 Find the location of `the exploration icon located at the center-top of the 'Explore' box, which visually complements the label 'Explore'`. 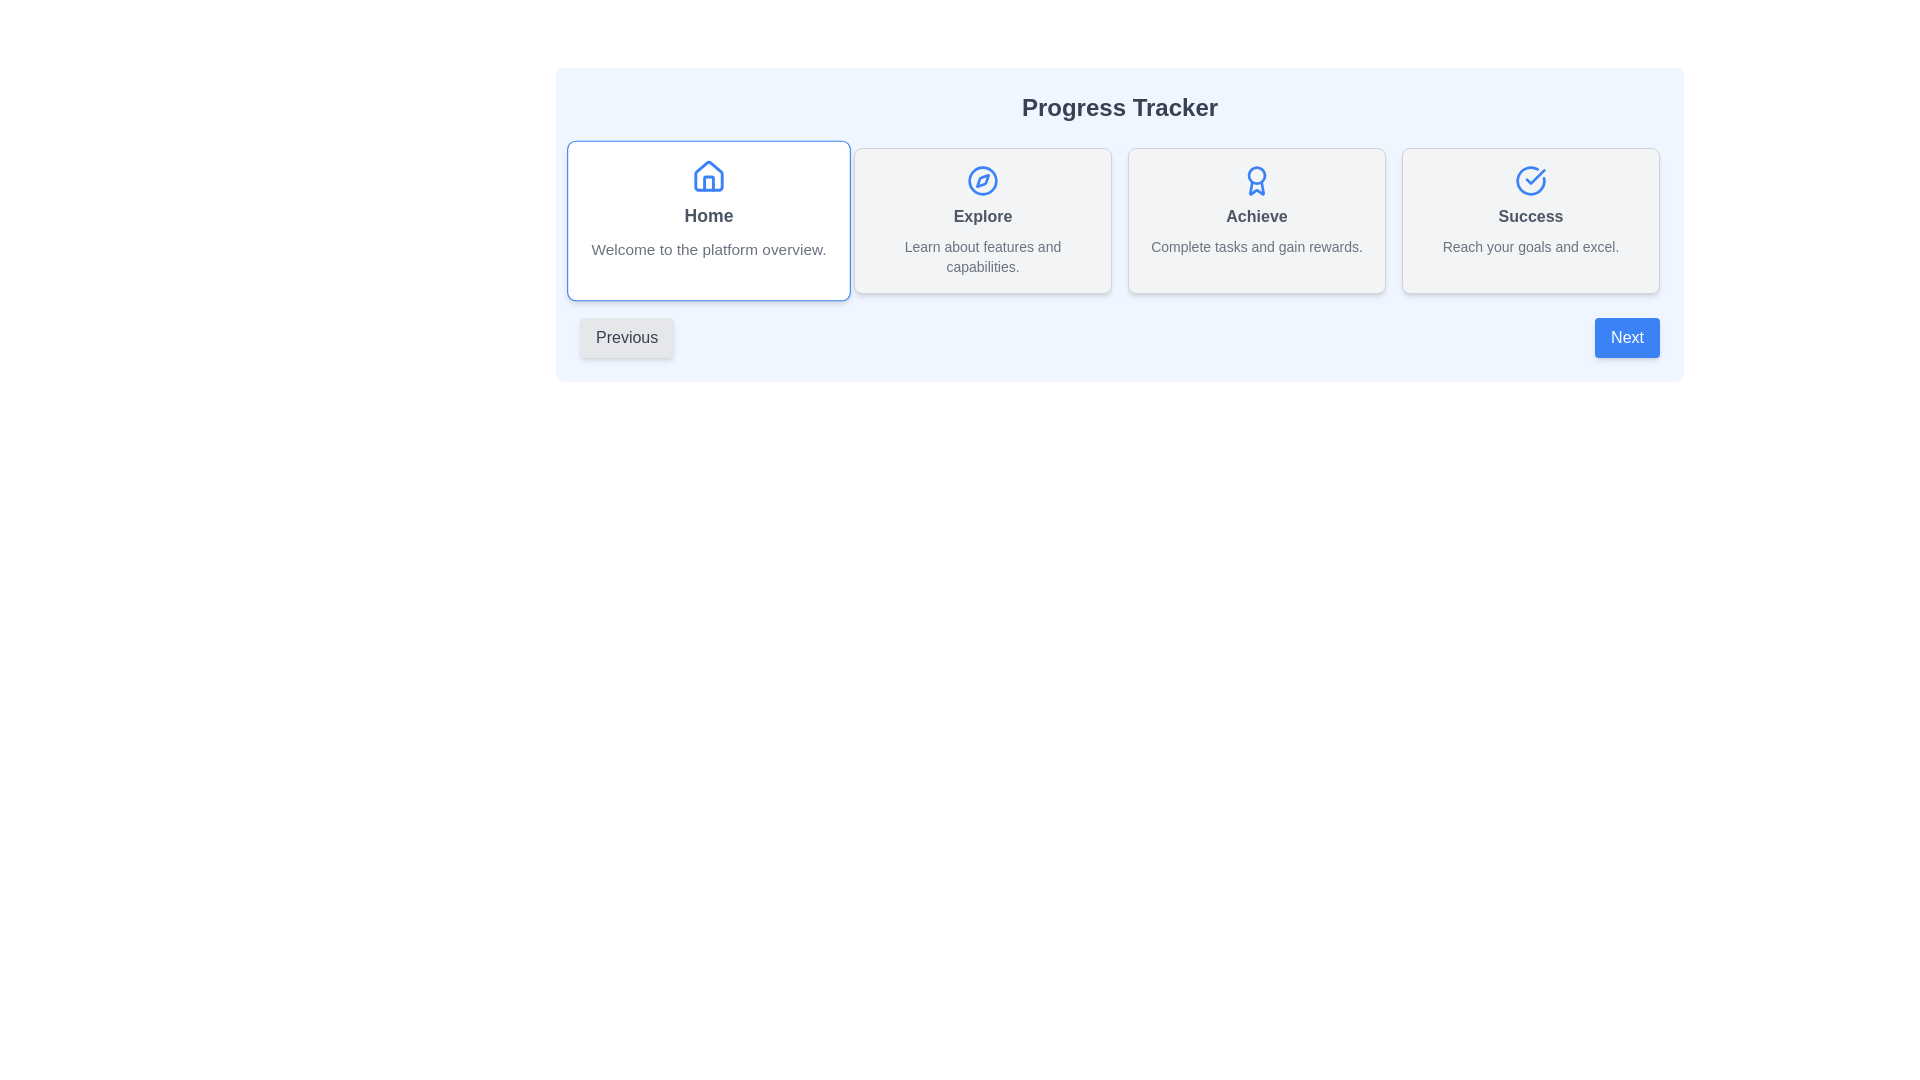

the exploration icon located at the center-top of the 'Explore' box, which visually complements the label 'Explore' is located at coordinates (983, 181).